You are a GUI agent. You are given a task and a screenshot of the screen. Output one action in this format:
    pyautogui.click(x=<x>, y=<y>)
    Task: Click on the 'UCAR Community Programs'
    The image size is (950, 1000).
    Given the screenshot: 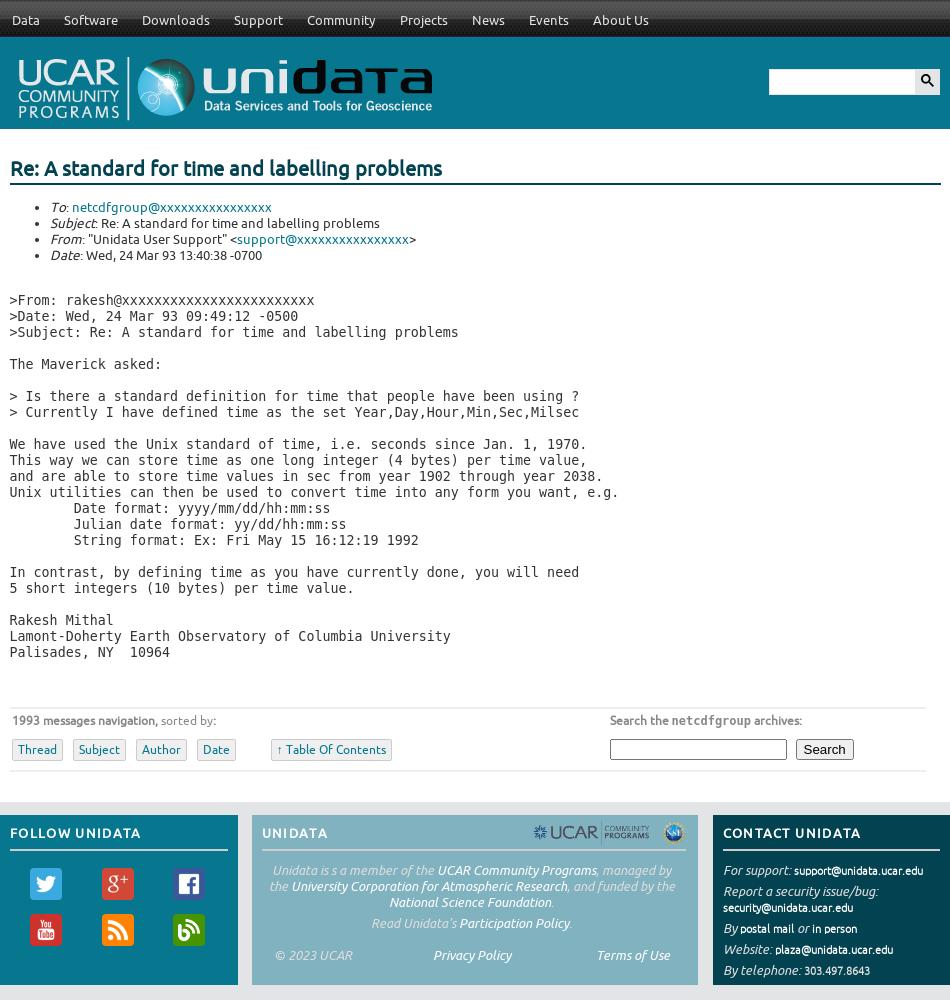 What is the action you would take?
    pyautogui.click(x=516, y=868)
    